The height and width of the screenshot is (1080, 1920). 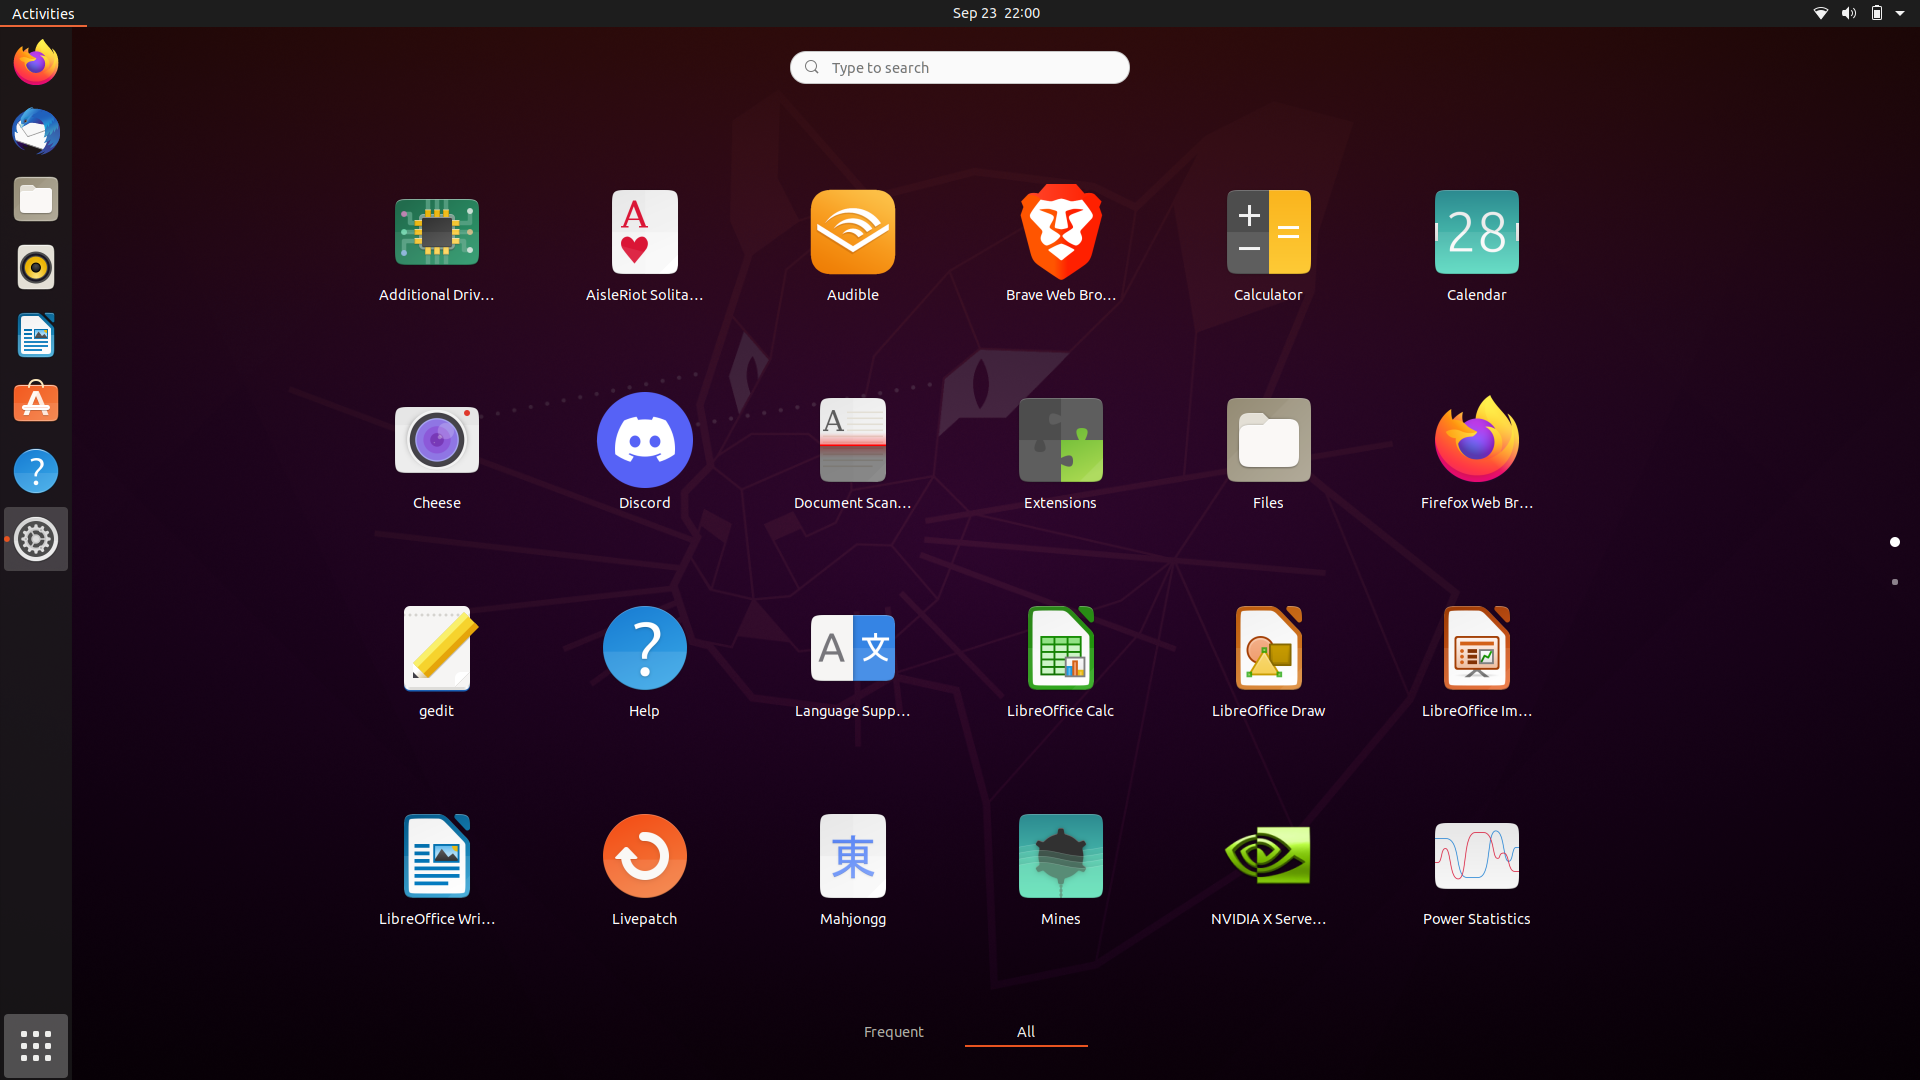 I want to click on Click to open the Calendar application, so click(x=1476, y=243).